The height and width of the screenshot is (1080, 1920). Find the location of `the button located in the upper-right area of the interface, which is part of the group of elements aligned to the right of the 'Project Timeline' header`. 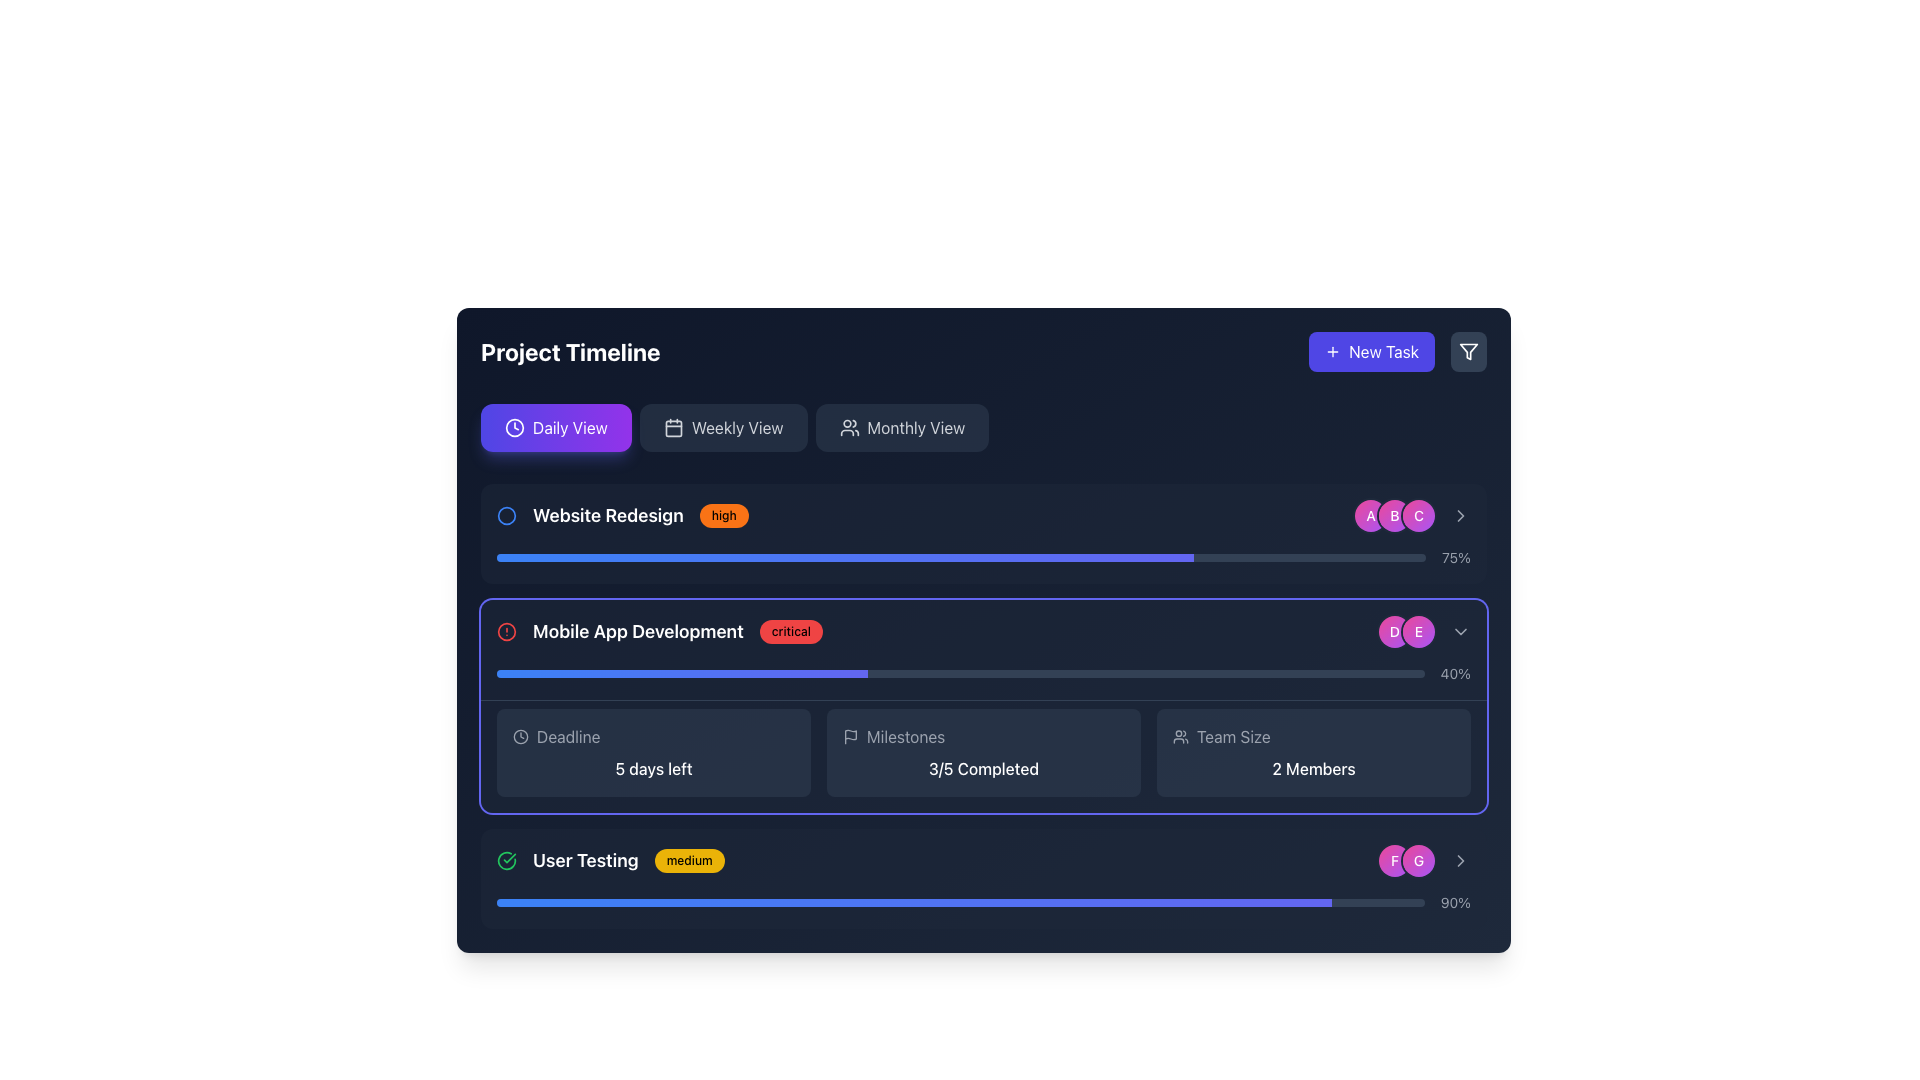

the button located in the upper-right area of the interface, which is part of the group of elements aligned to the right of the 'Project Timeline' header is located at coordinates (1397, 350).